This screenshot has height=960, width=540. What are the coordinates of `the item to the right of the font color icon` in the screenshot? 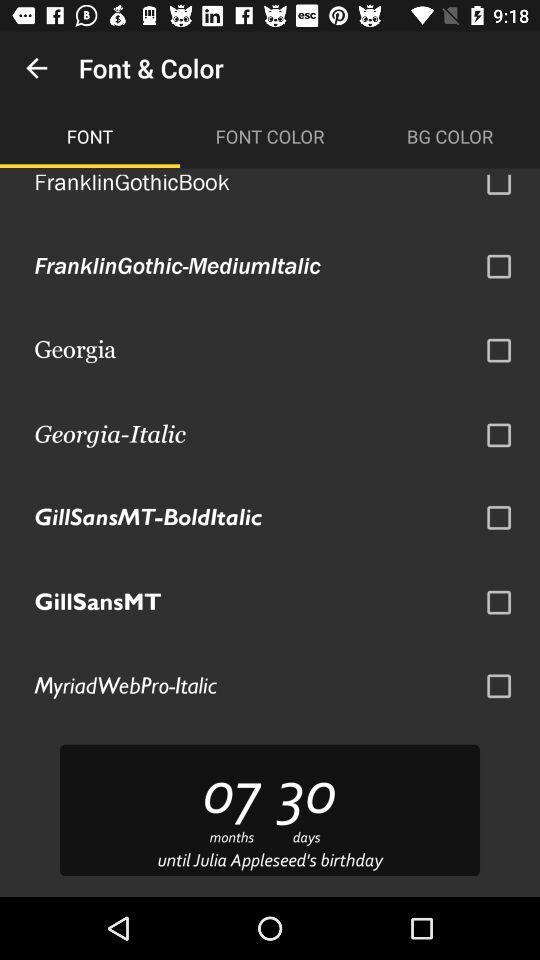 It's located at (449, 135).